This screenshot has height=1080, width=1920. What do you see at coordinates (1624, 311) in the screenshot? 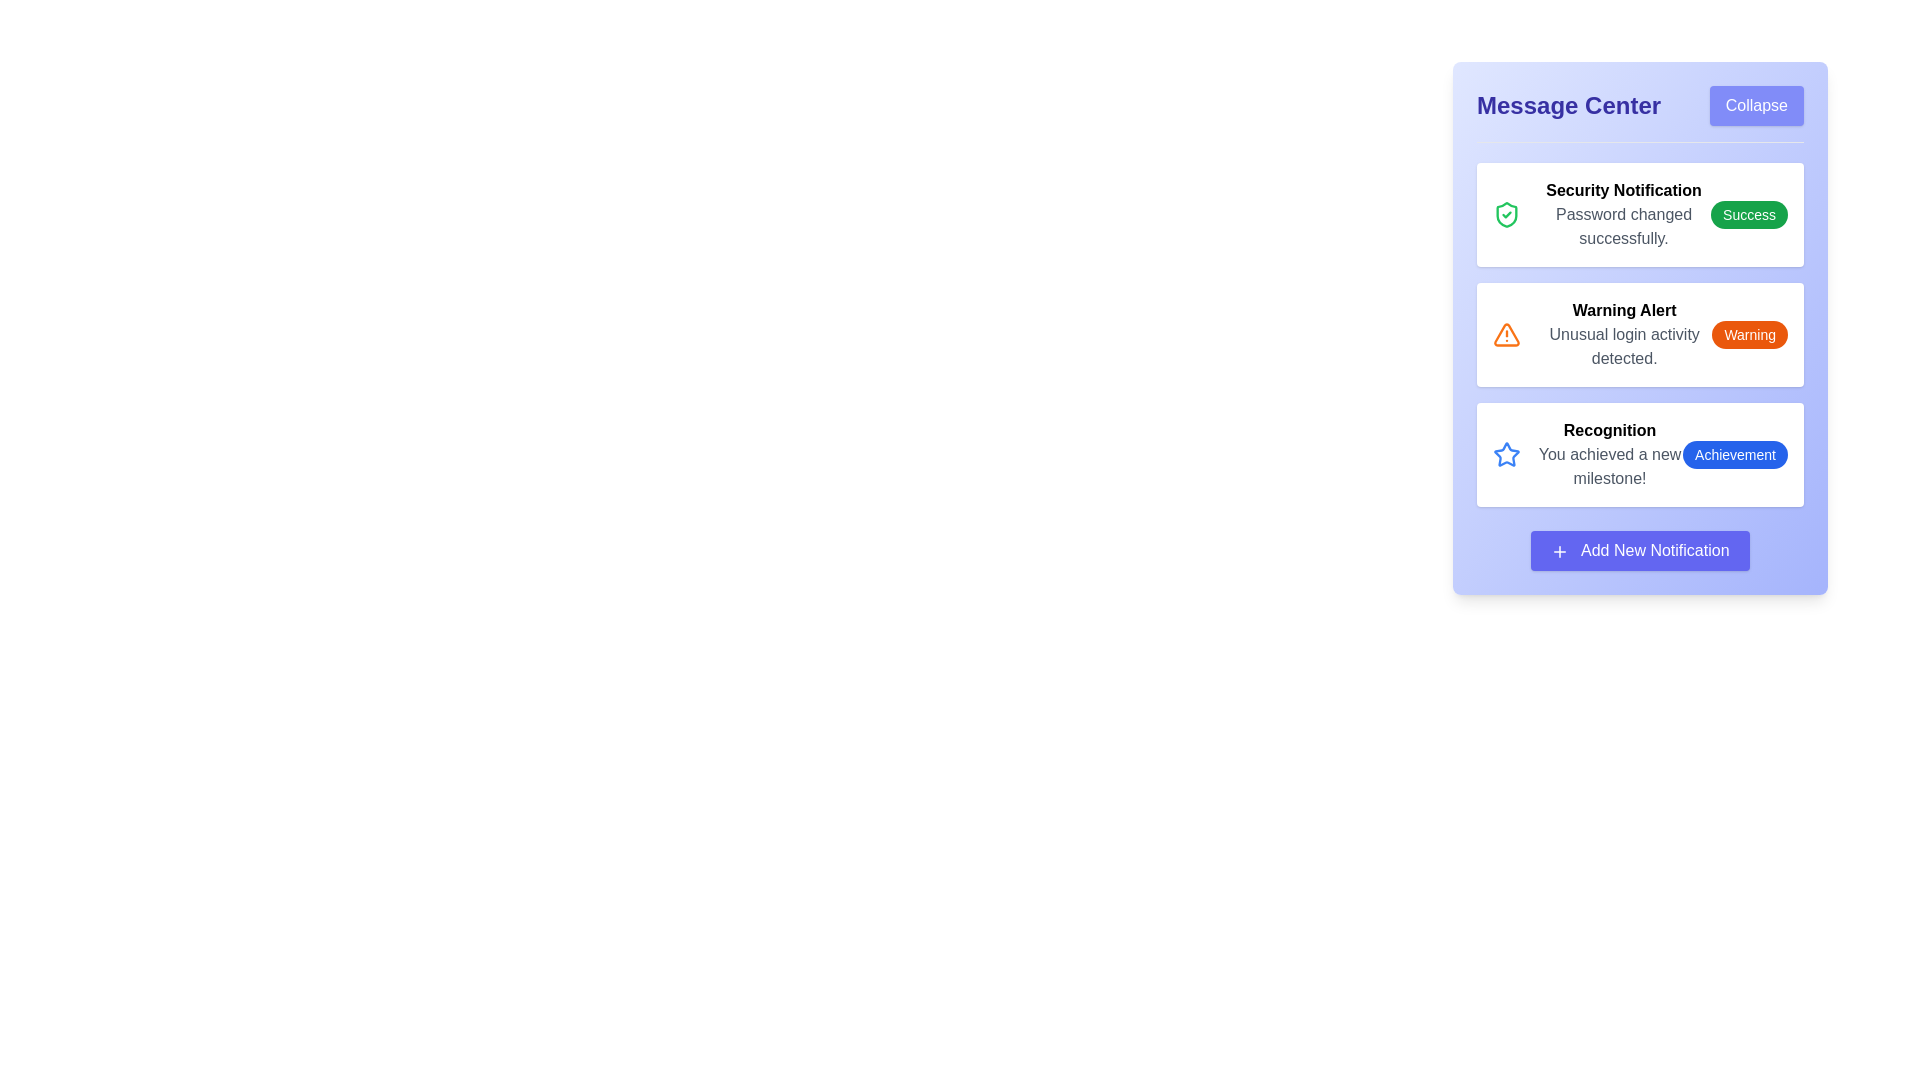
I see `the title text of the notification alert located in the 'Message Center' panel, specifically the first line of text in the second notification card from the top, which summarizes the associated message` at bounding box center [1624, 311].